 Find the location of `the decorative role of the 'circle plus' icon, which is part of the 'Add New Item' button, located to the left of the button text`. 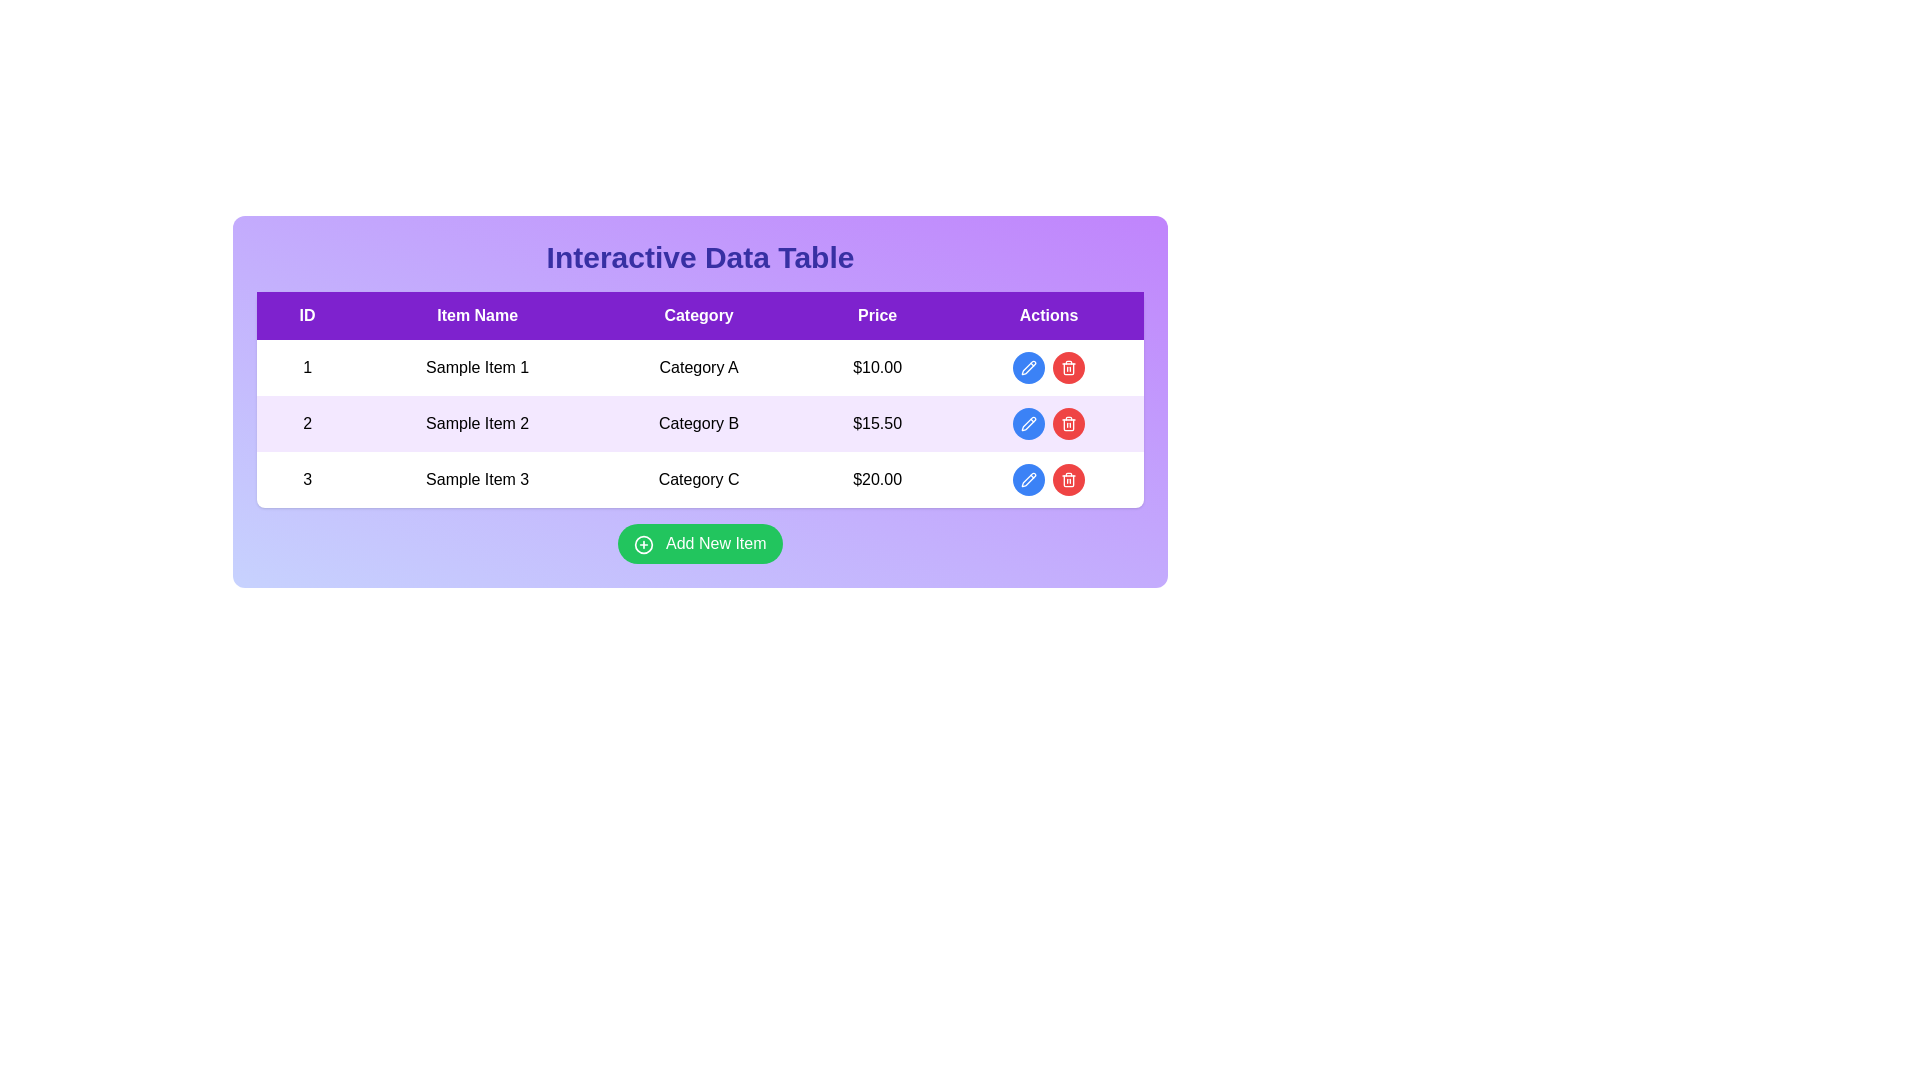

the decorative role of the 'circle plus' icon, which is part of the 'Add New Item' button, located to the left of the button text is located at coordinates (644, 544).